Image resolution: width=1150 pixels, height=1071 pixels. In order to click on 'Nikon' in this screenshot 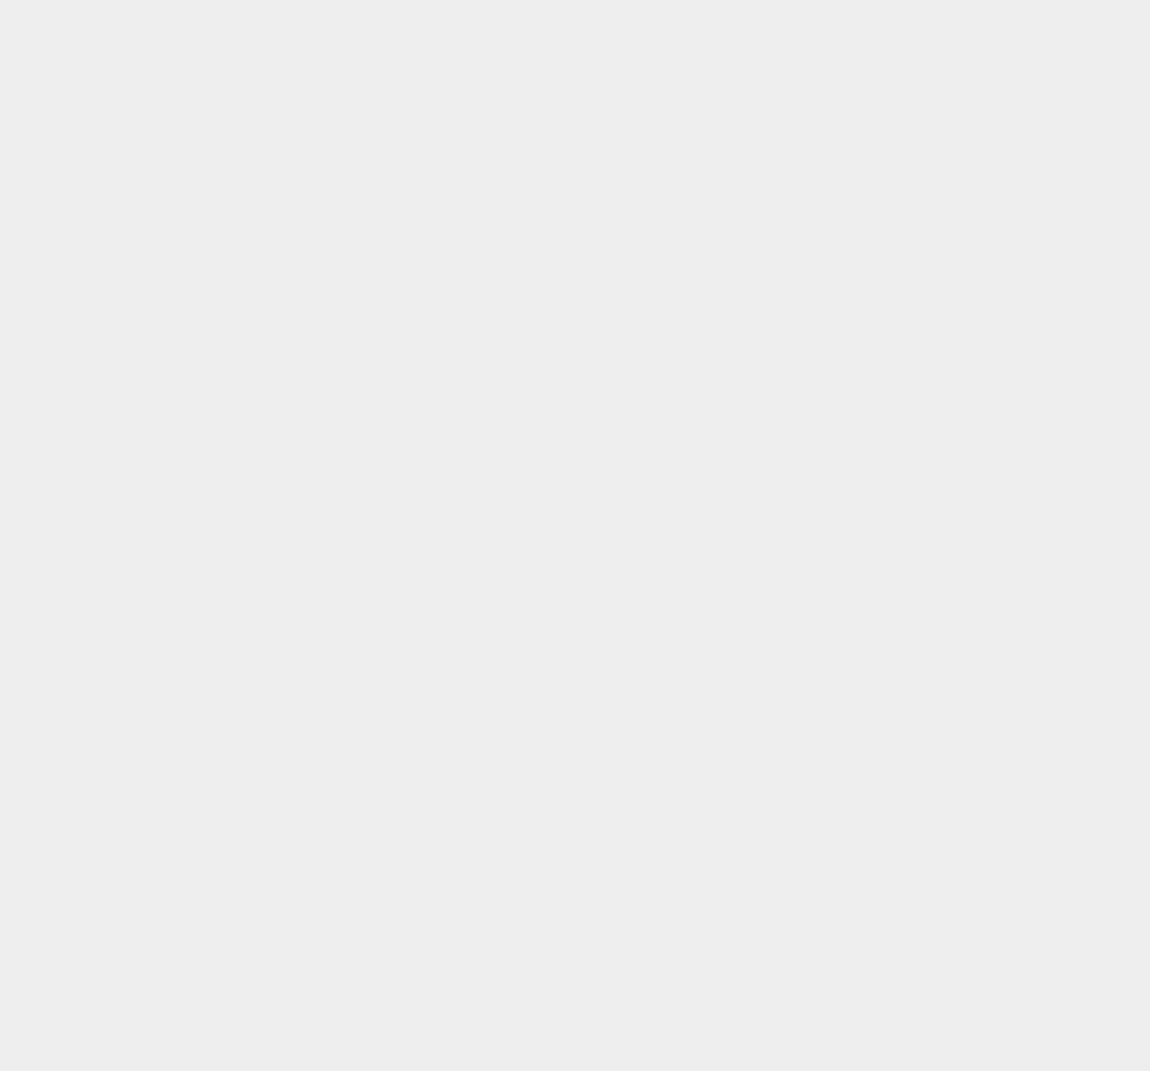, I will do `click(812, 35)`.